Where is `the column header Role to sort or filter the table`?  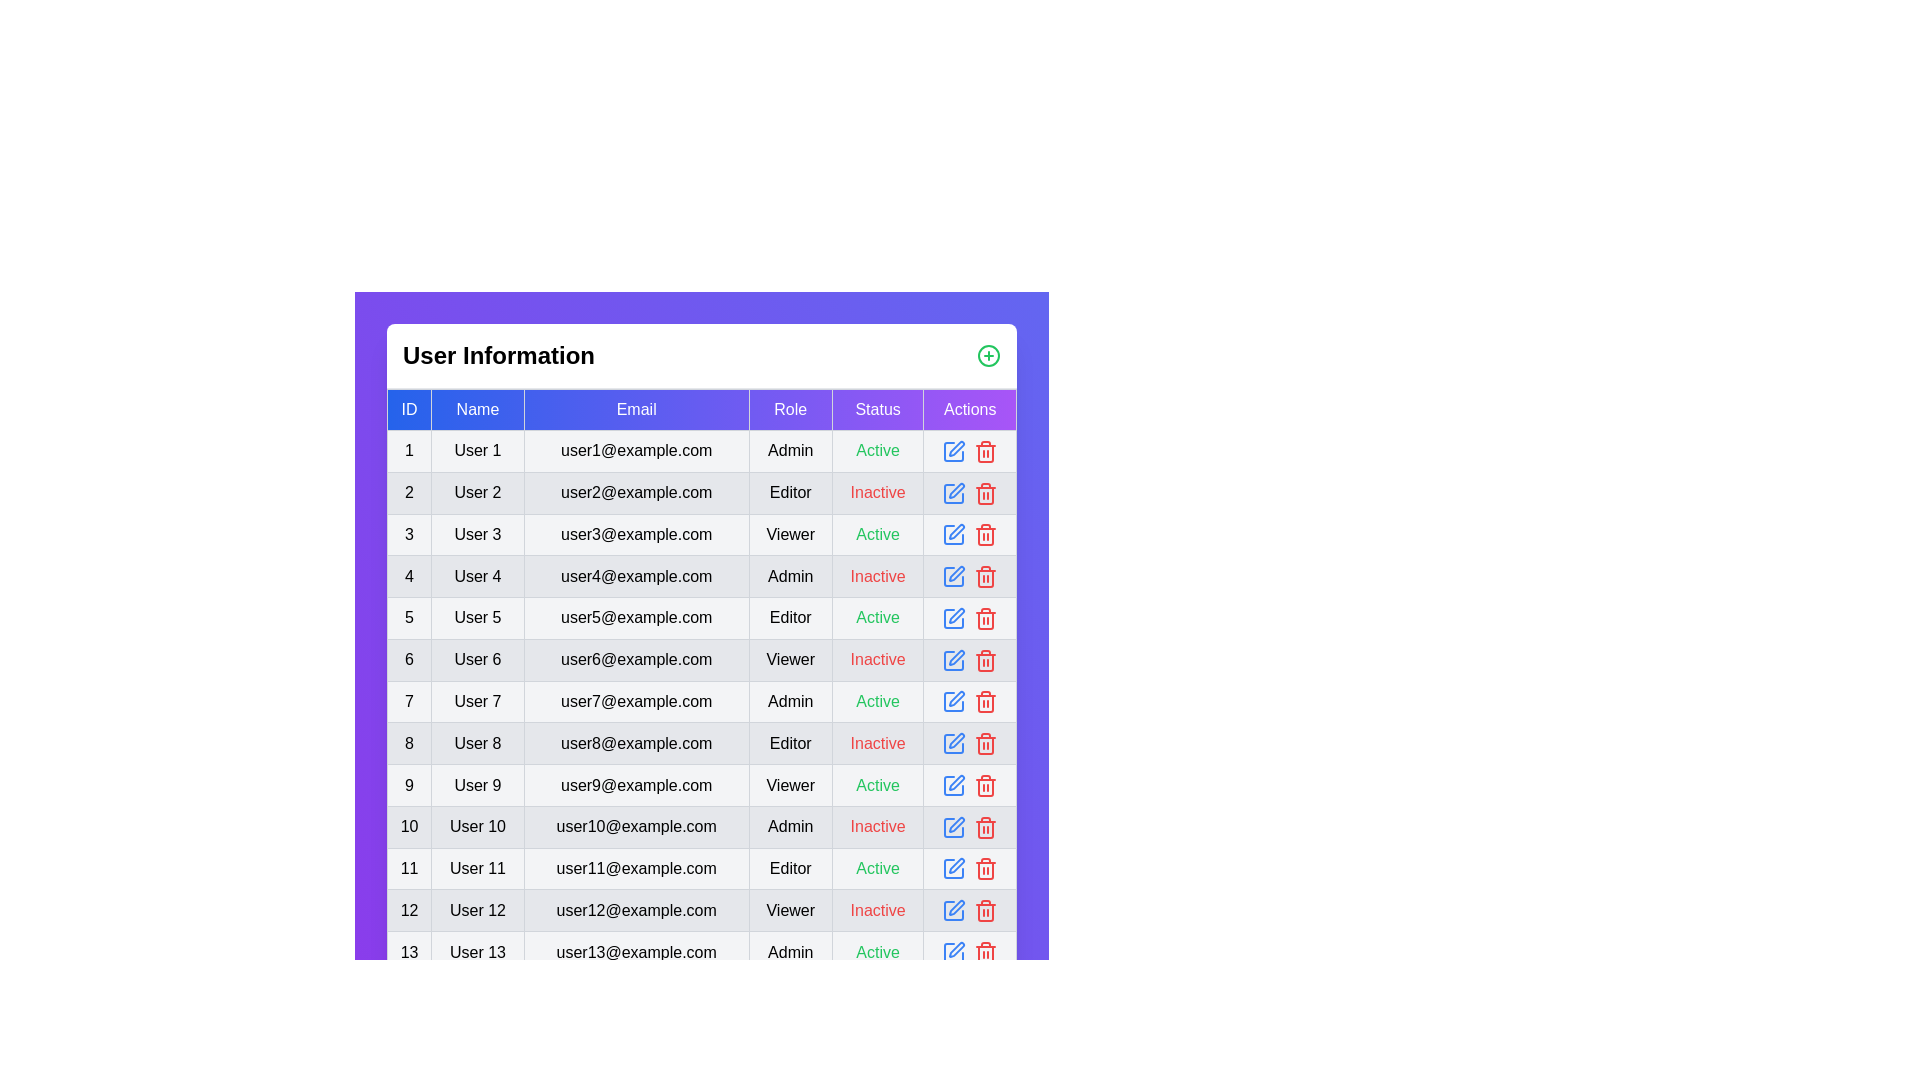 the column header Role to sort or filter the table is located at coordinates (789, 408).